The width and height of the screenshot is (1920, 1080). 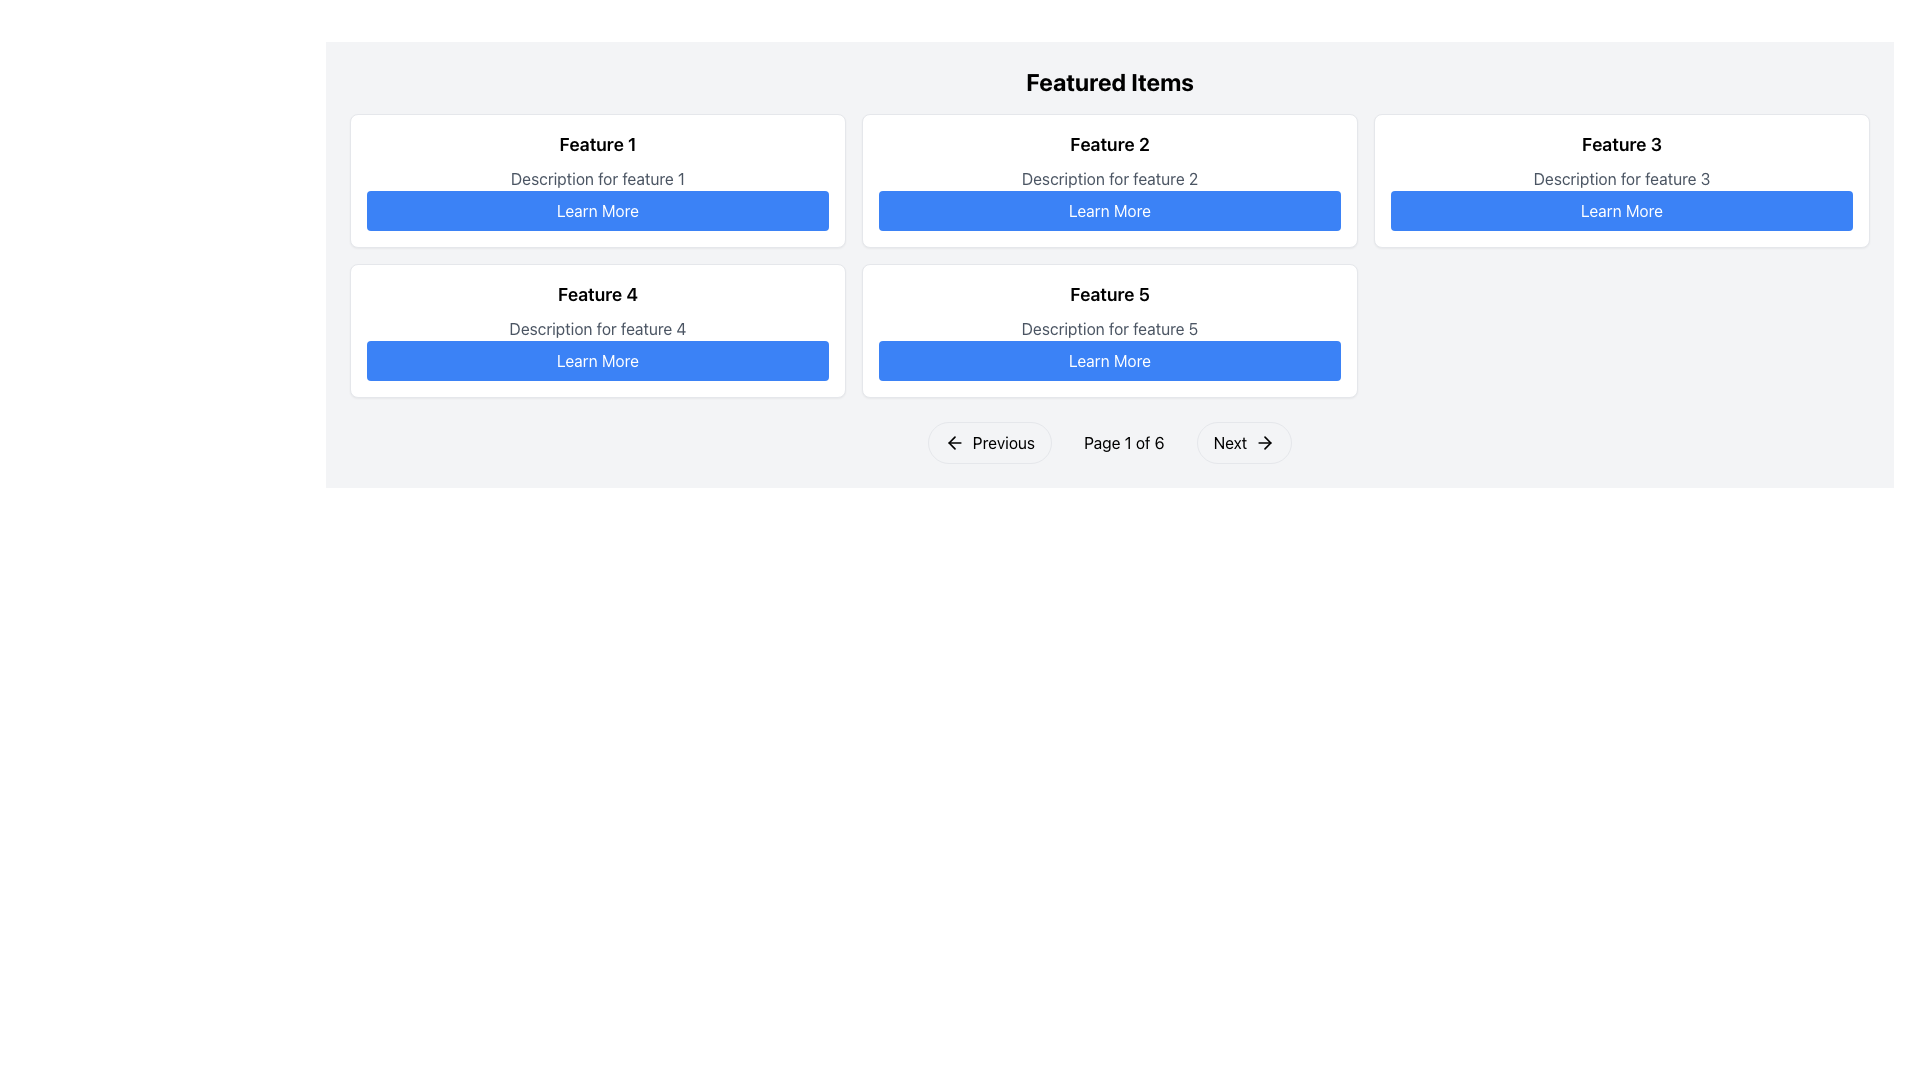 I want to click on the button that provides more information about 'Feature 4', so click(x=597, y=361).